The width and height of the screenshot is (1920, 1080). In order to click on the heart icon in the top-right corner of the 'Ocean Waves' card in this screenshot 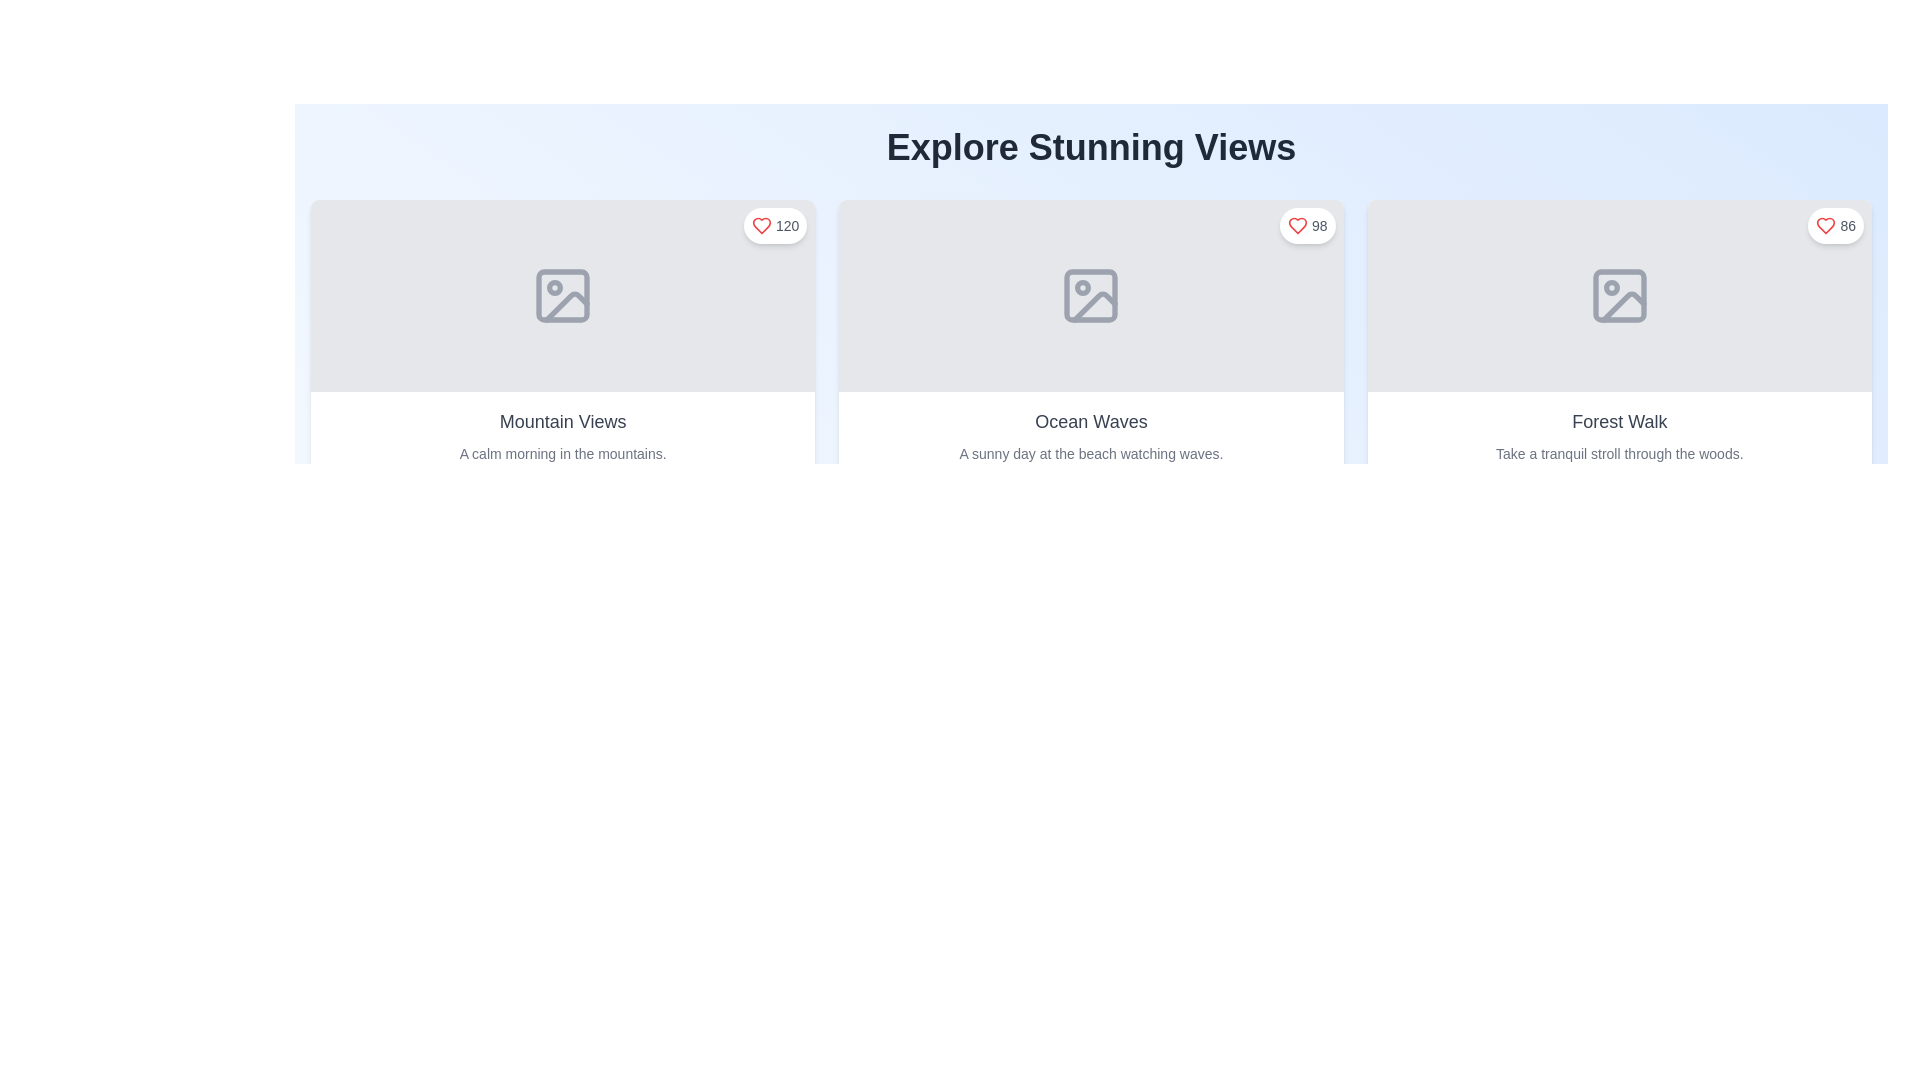, I will do `click(1297, 225)`.